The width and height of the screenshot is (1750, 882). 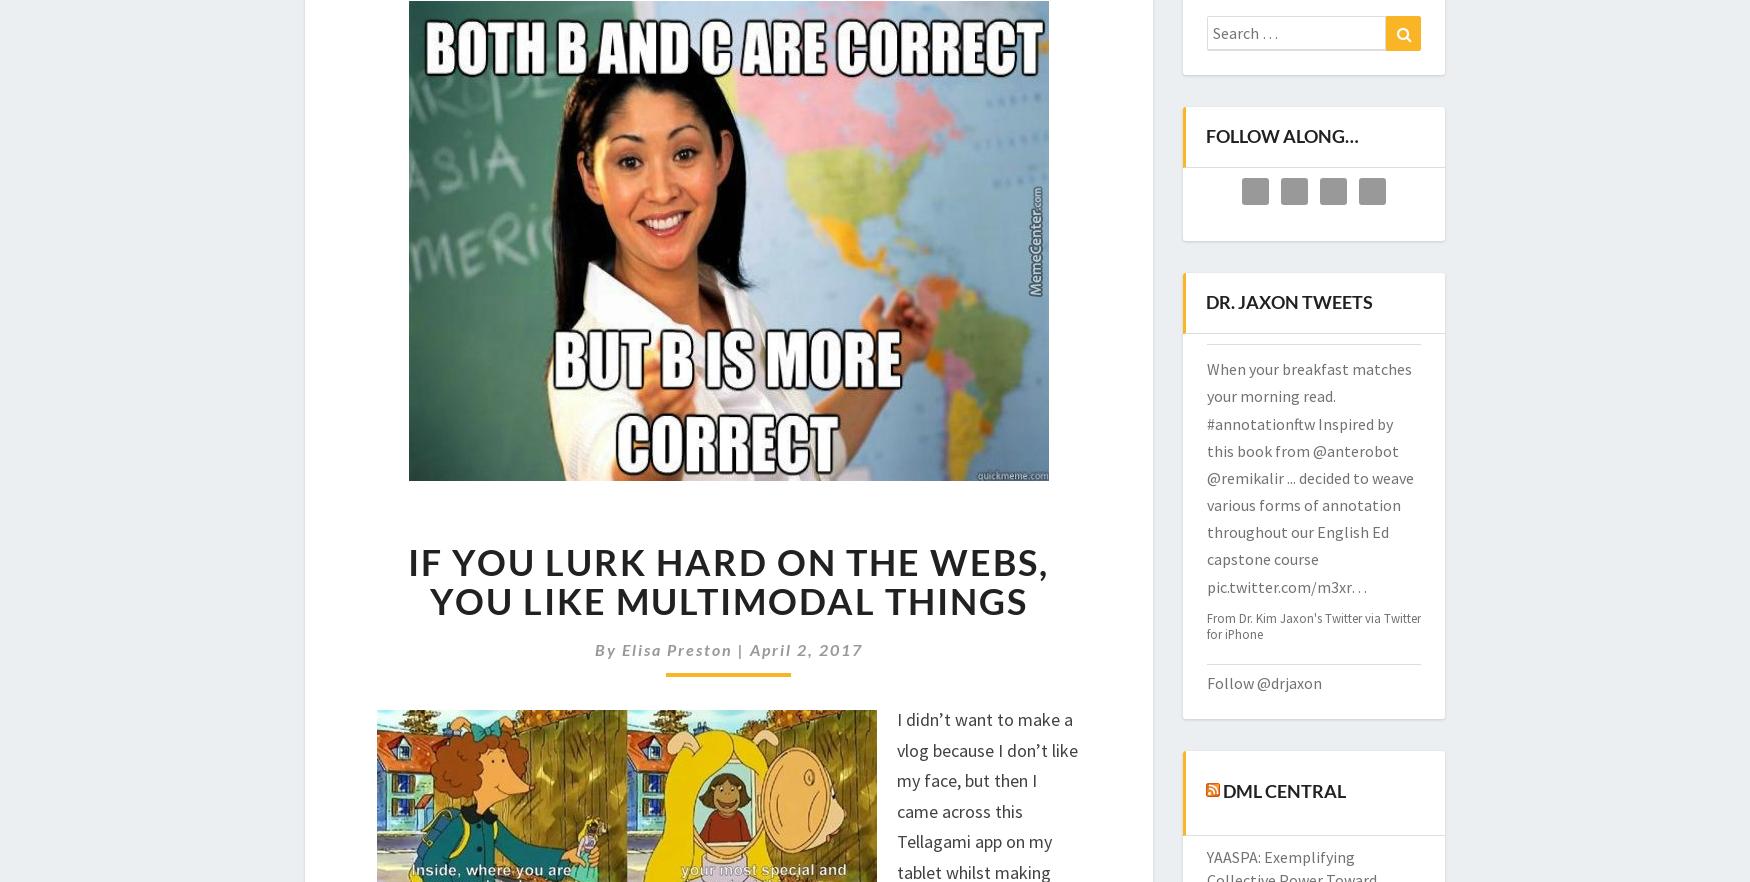 What do you see at coordinates (1222, 789) in the screenshot?
I see `'DML Central'` at bounding box center [1222, 789].